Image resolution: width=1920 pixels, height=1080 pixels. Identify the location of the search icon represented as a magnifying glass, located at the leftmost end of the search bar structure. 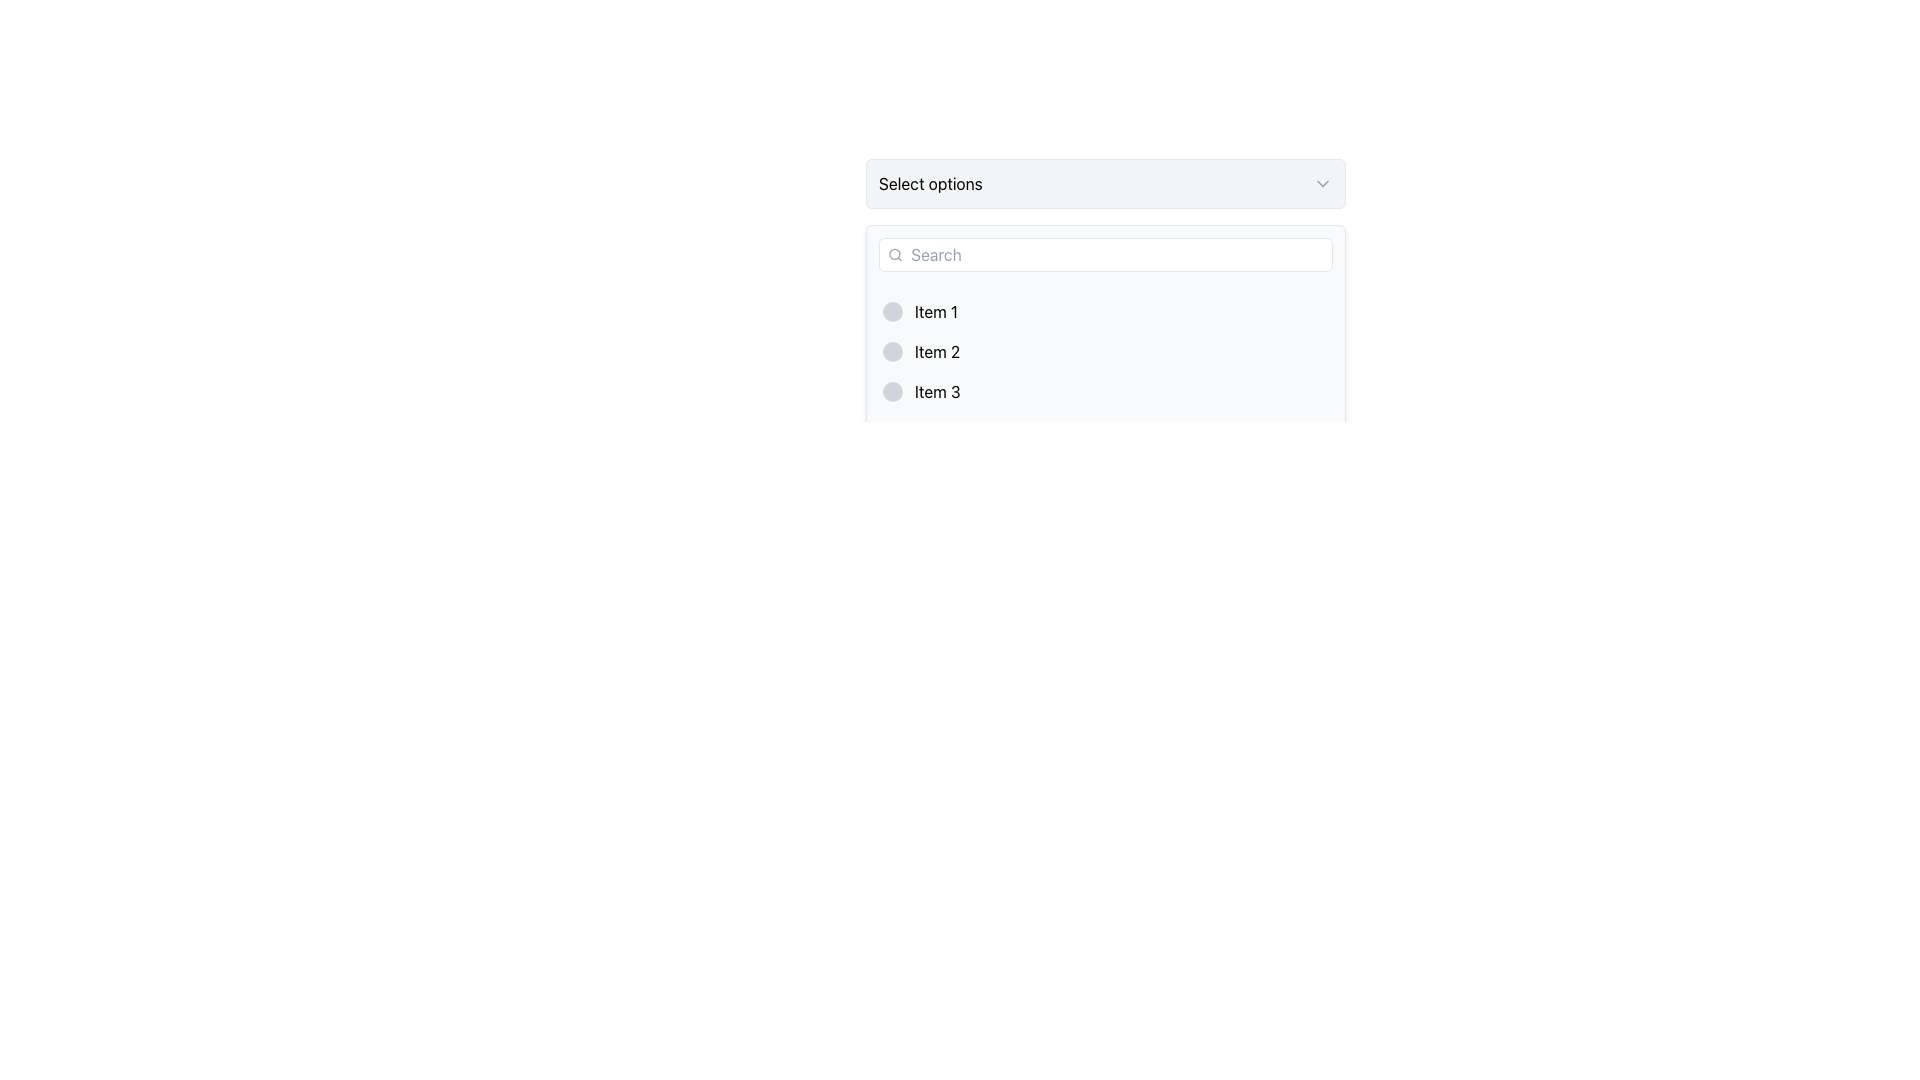
(894, 253).